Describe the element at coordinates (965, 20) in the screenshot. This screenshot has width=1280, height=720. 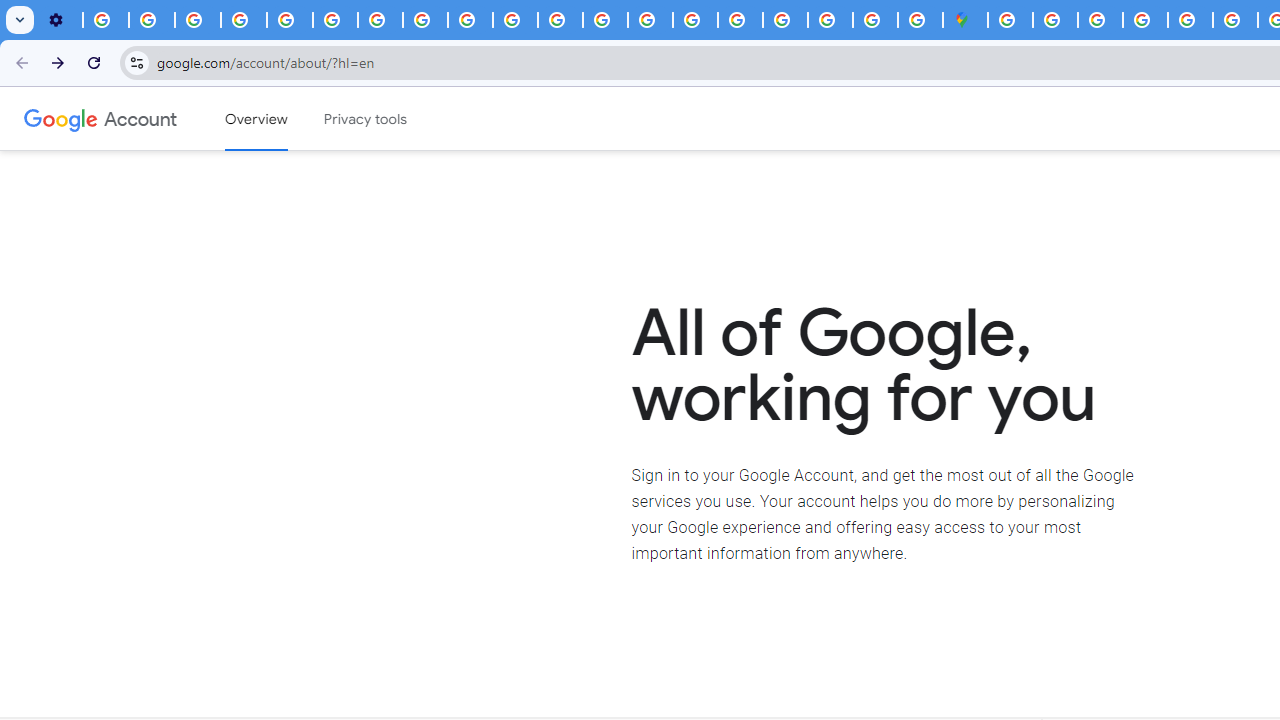
I see `'Google Maps'` at that location.